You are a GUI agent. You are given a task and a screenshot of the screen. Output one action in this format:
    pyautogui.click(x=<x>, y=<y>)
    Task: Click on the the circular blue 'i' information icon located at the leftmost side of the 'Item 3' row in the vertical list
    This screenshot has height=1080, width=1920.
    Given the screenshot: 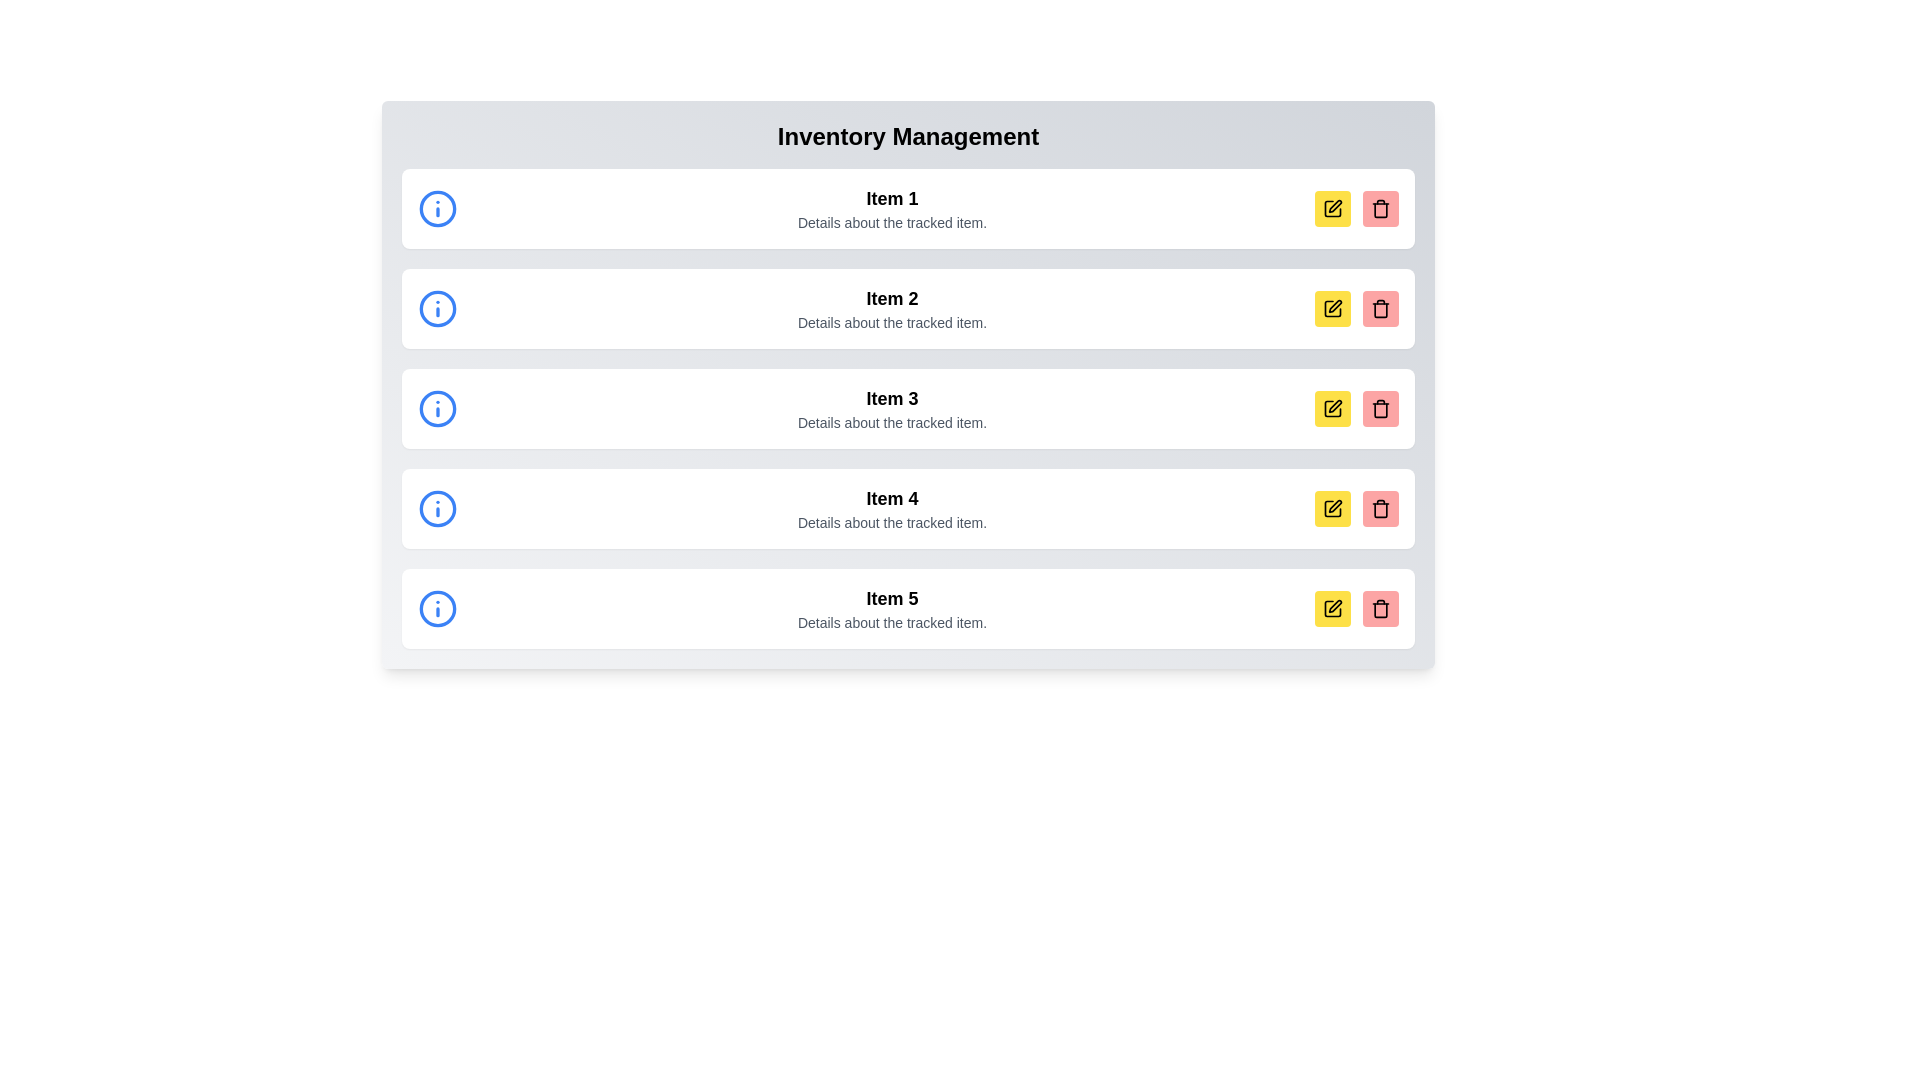 What is the action you would take?
    pyautogui.click(x=436, y=407)
    